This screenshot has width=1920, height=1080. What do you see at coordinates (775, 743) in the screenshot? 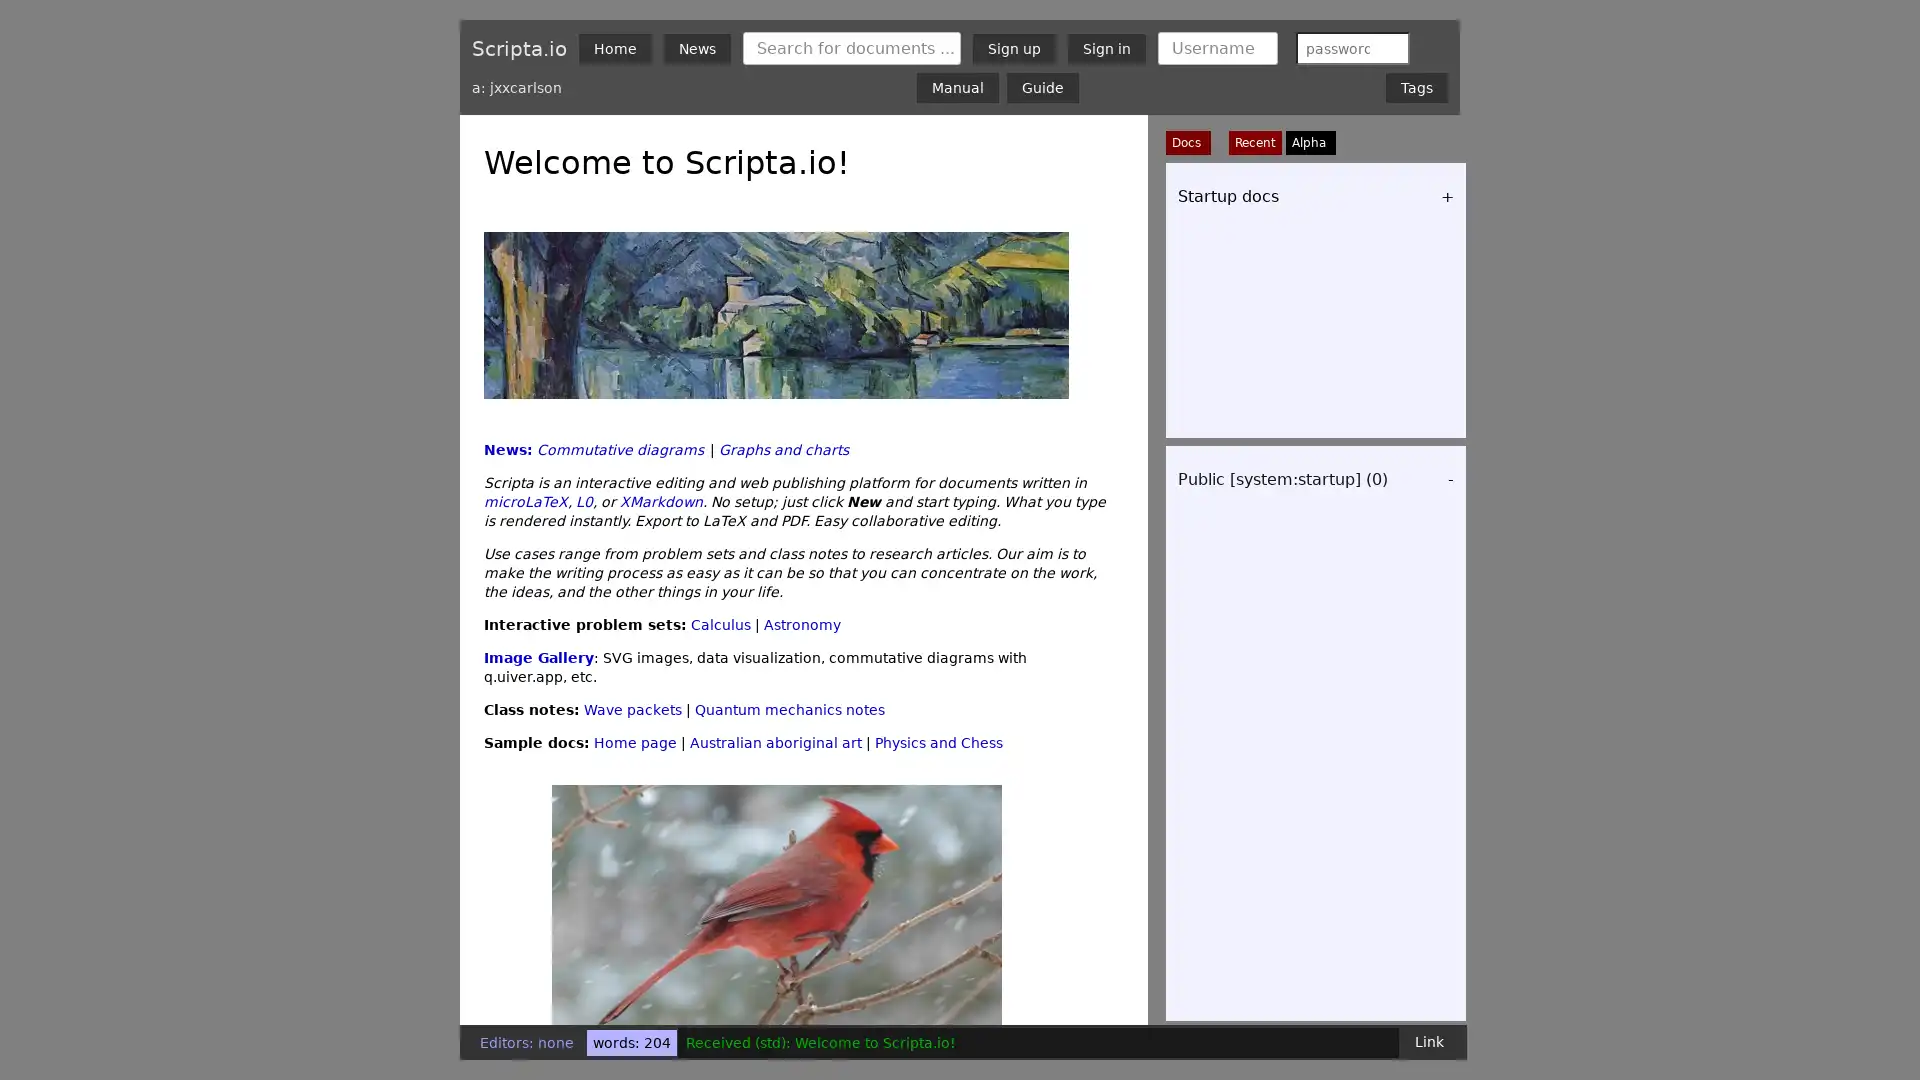
I see `Australian aboriginal art` at bounding box center [775, 743].